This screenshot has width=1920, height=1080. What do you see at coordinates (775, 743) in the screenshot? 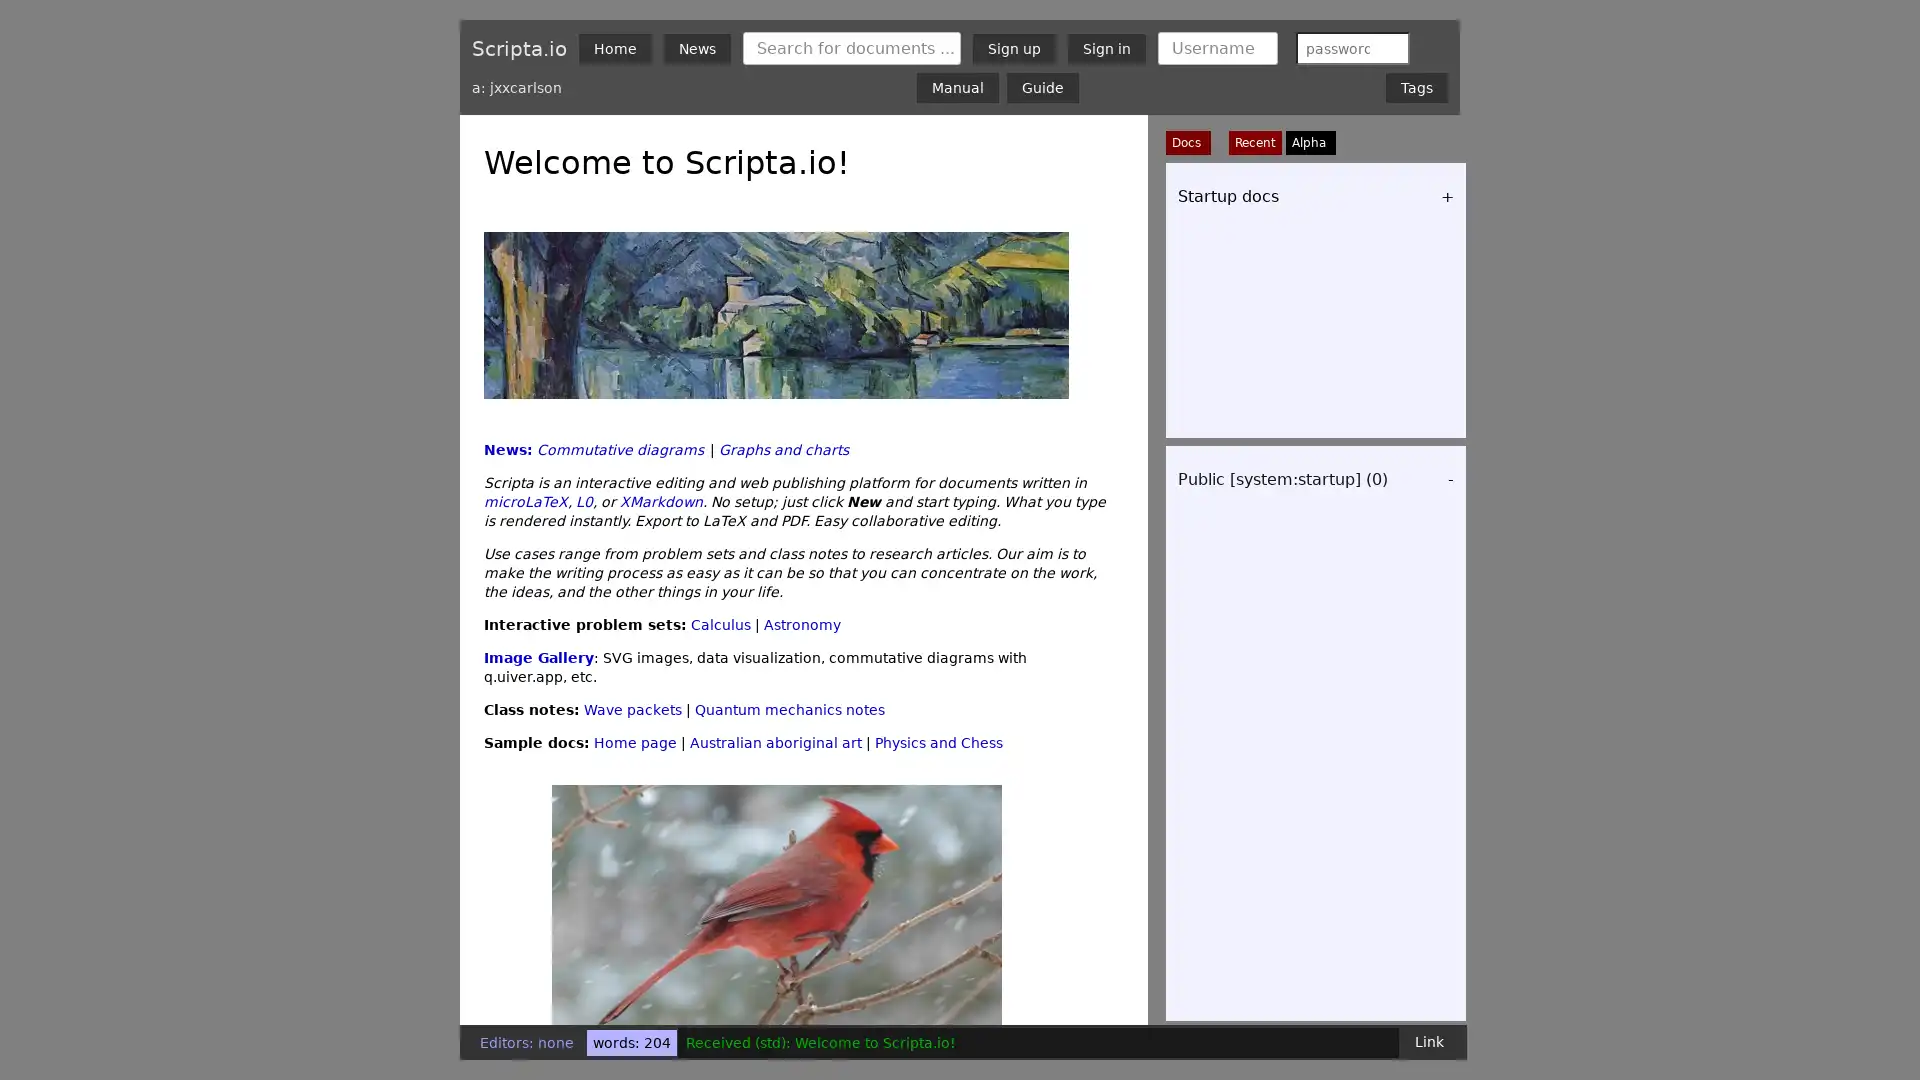
I see `Australian aboriginal art` at bounding box center [775, 743].